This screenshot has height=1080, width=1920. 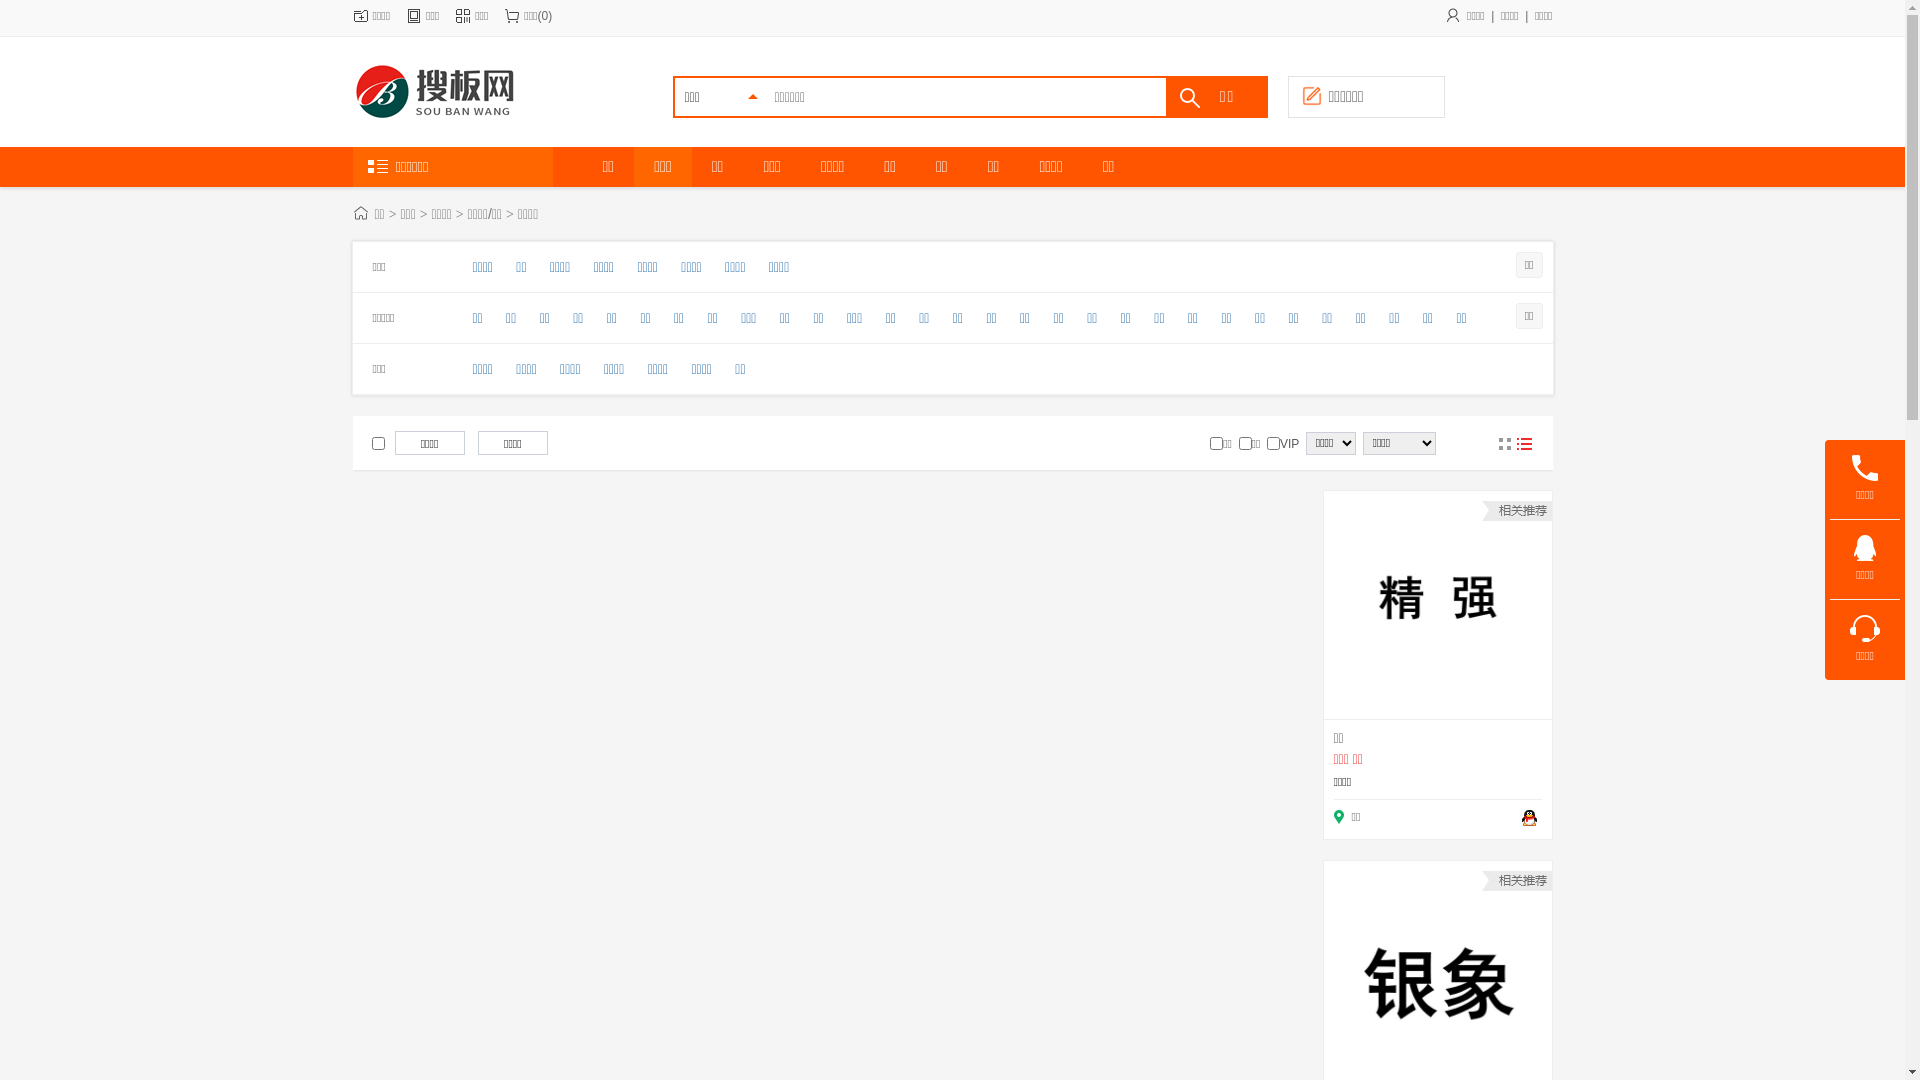 What do you see at coordinates (378, 442) in the screenshot?
I see `'on'` at bounding box center [378, 442].